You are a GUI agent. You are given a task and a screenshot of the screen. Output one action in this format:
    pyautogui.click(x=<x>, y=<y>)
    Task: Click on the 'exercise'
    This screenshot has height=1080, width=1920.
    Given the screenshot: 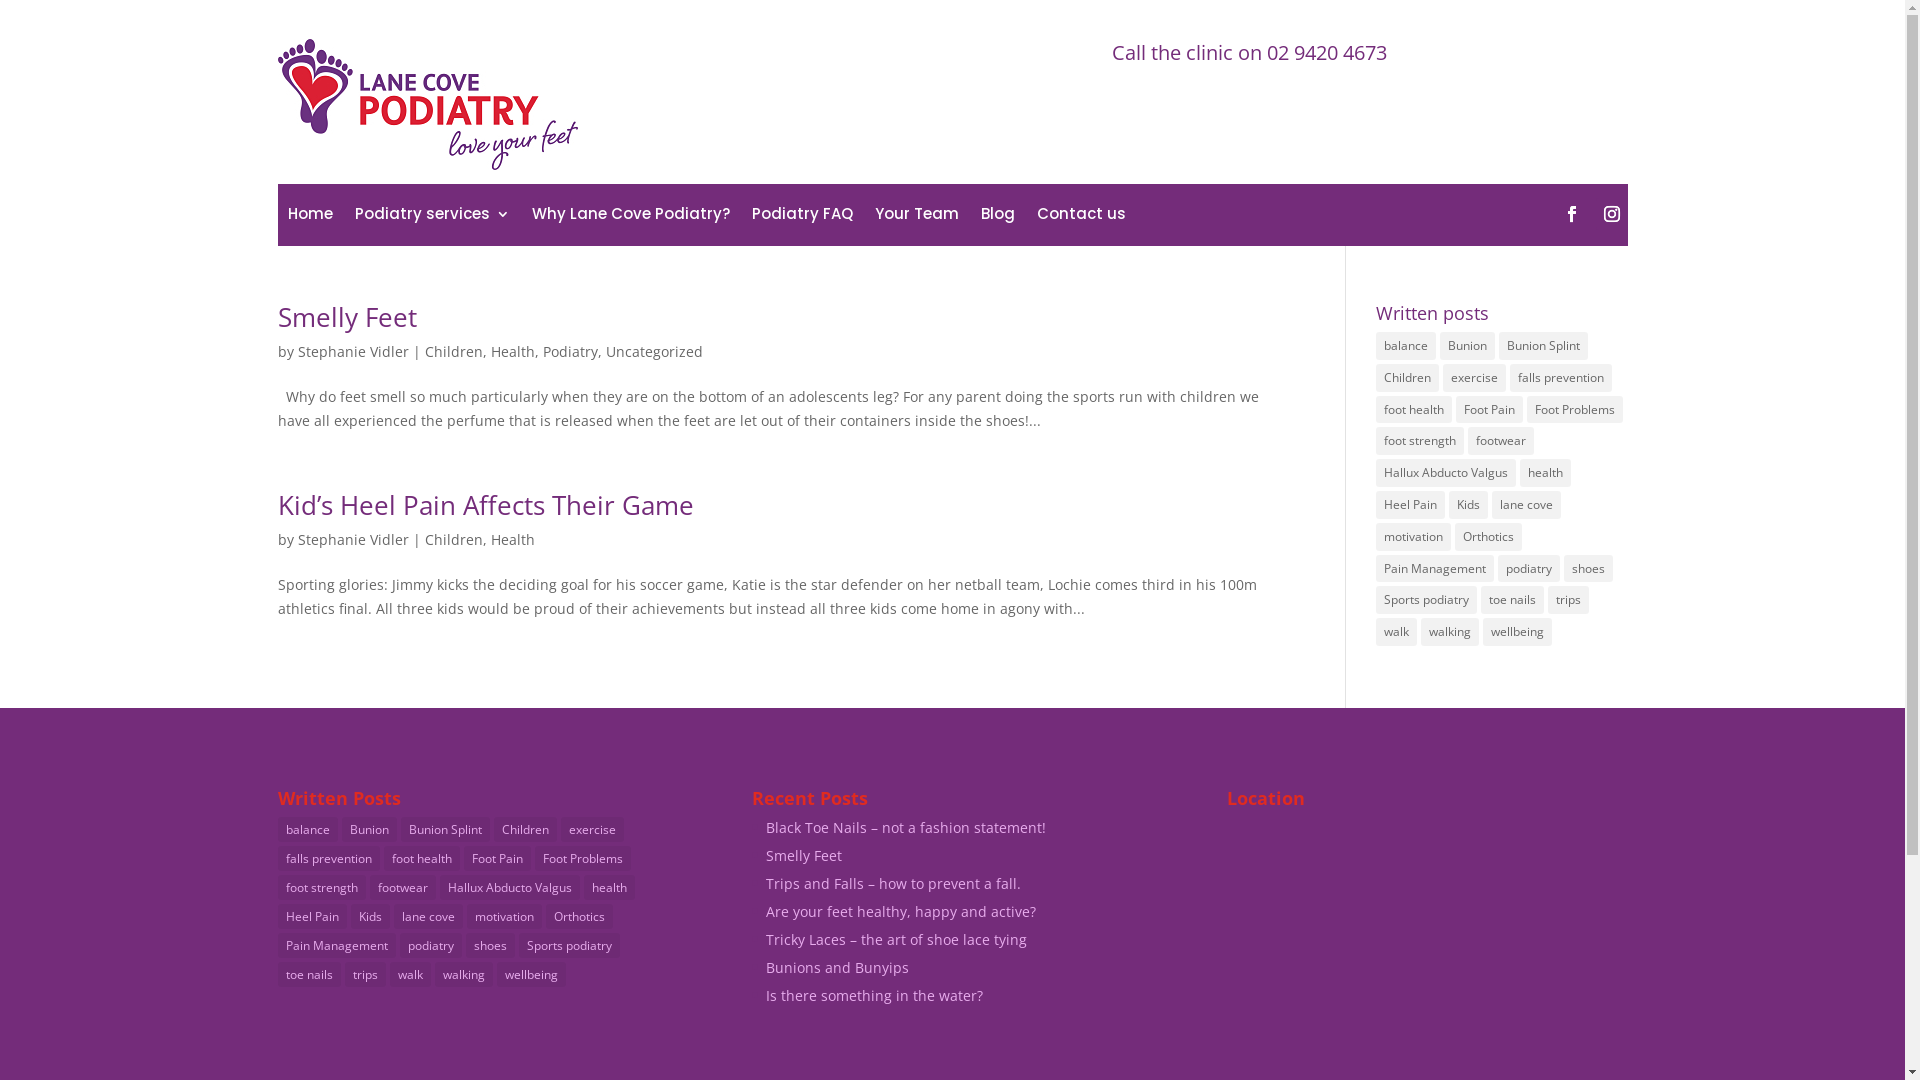 What is the action you would take?
    pyautogui.click(x=1474, y=378)
    